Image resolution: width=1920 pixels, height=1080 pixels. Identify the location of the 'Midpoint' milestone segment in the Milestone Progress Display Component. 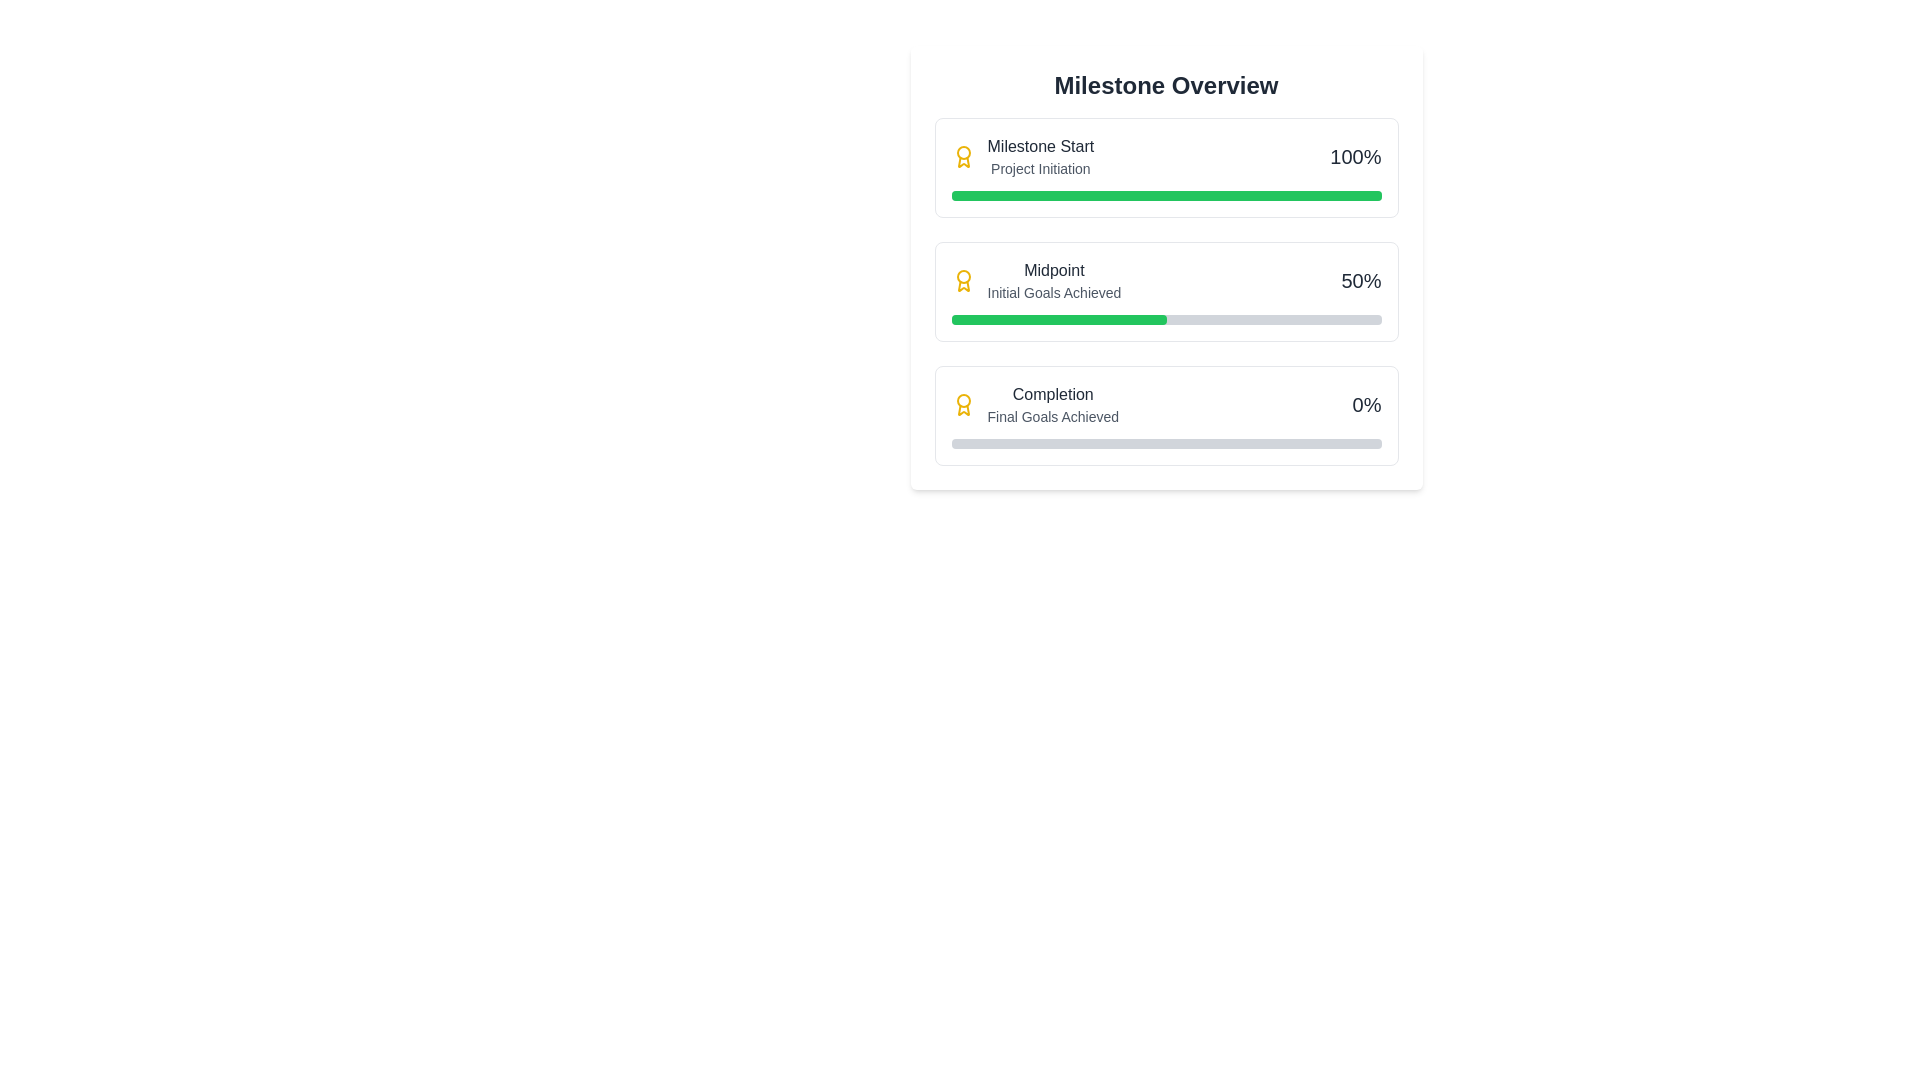
(1166, 292).